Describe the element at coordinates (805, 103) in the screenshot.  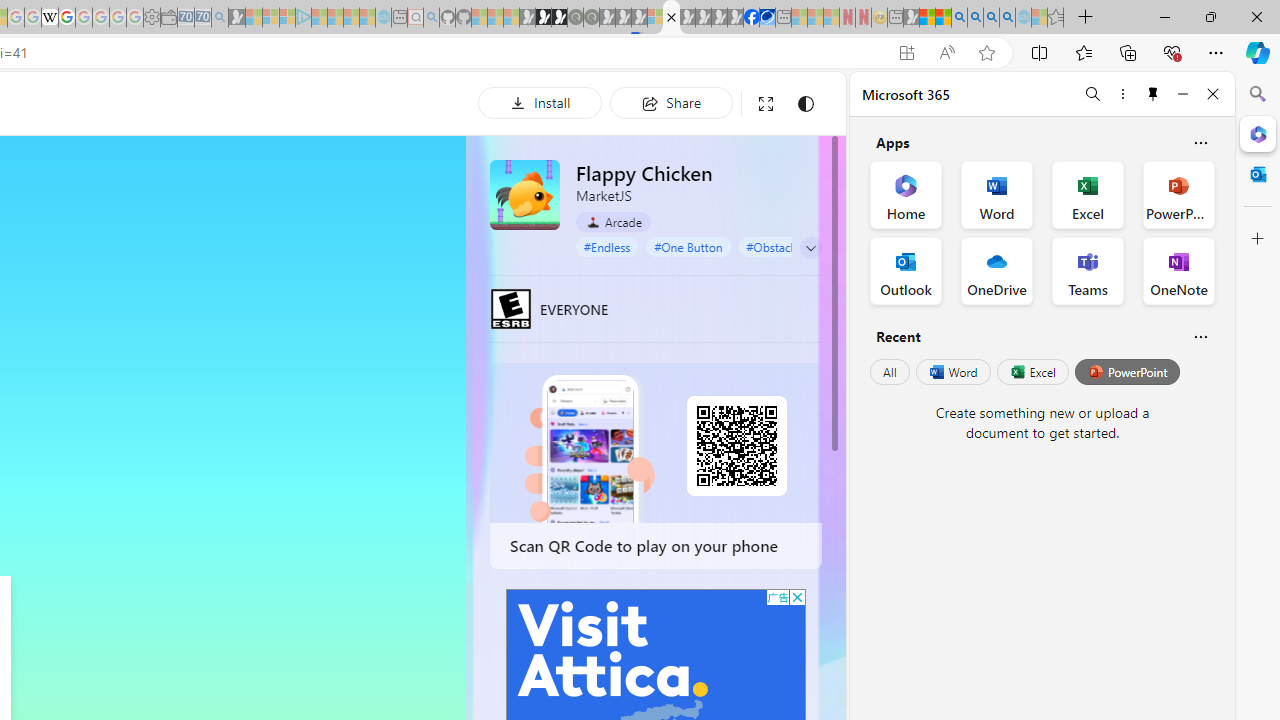
I see `'Change to dark mode'` at that location.